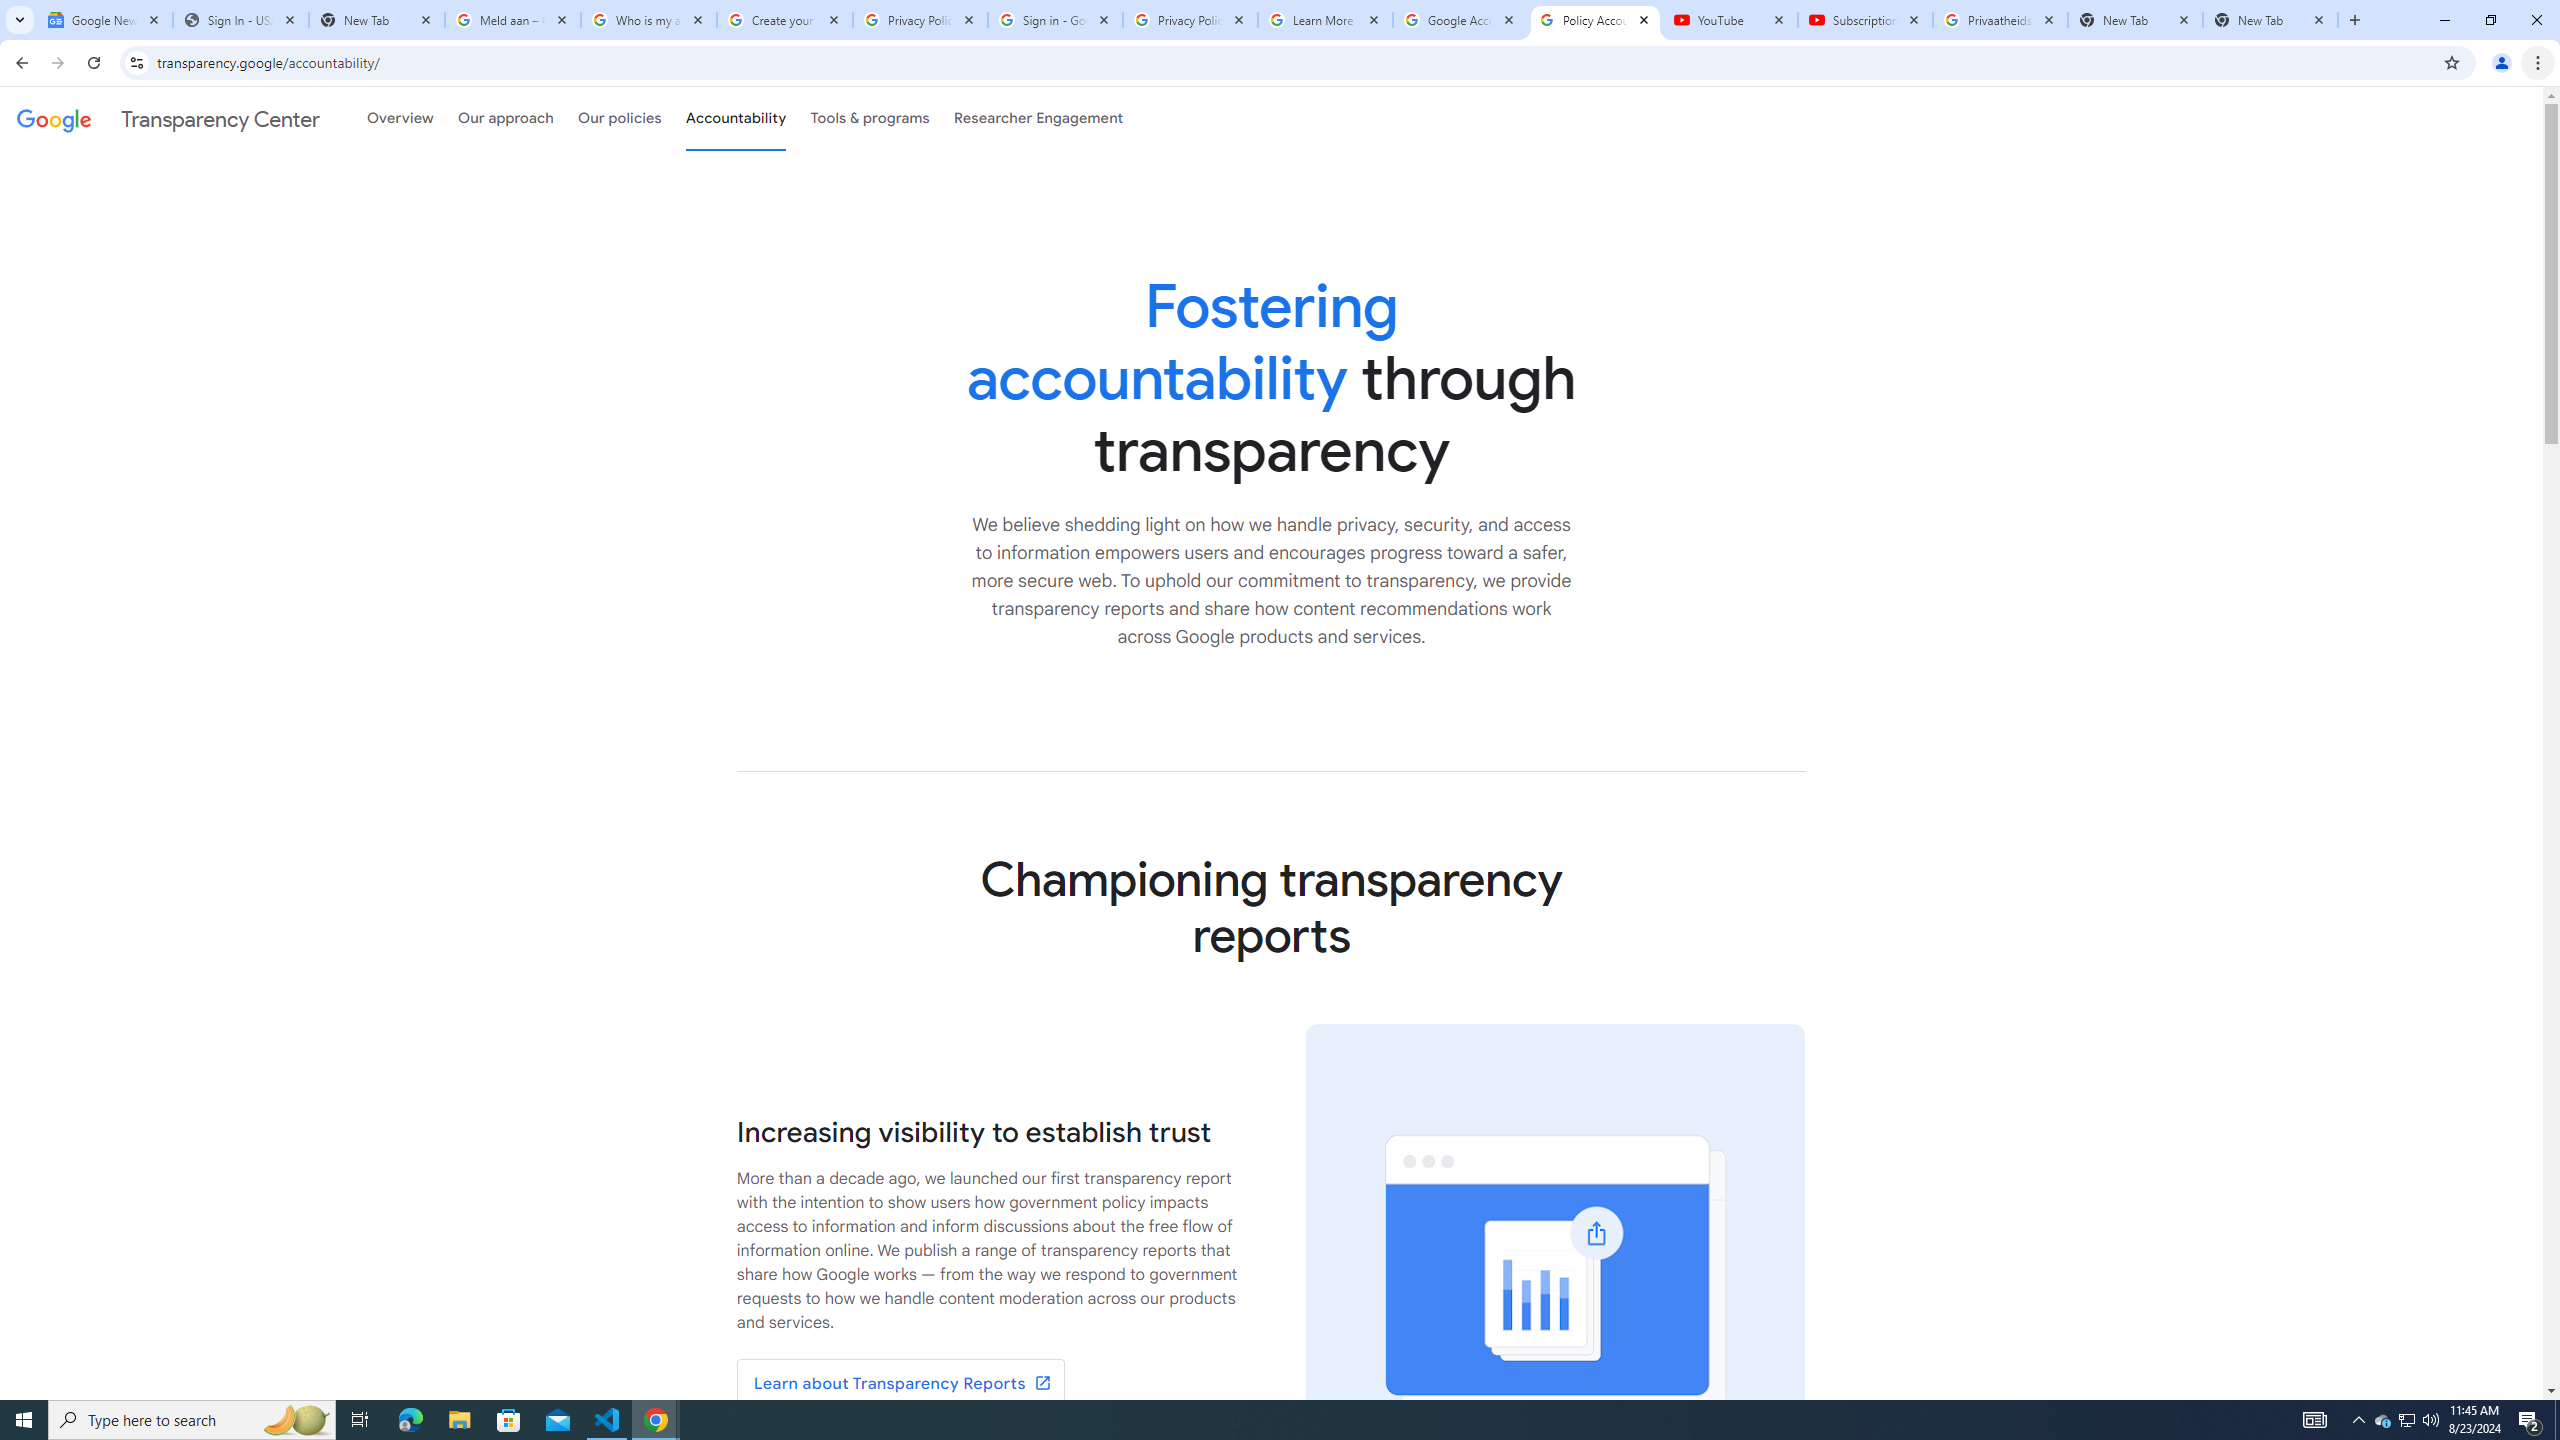  I want to click on 'Create your Google Account', so click(784, 19).